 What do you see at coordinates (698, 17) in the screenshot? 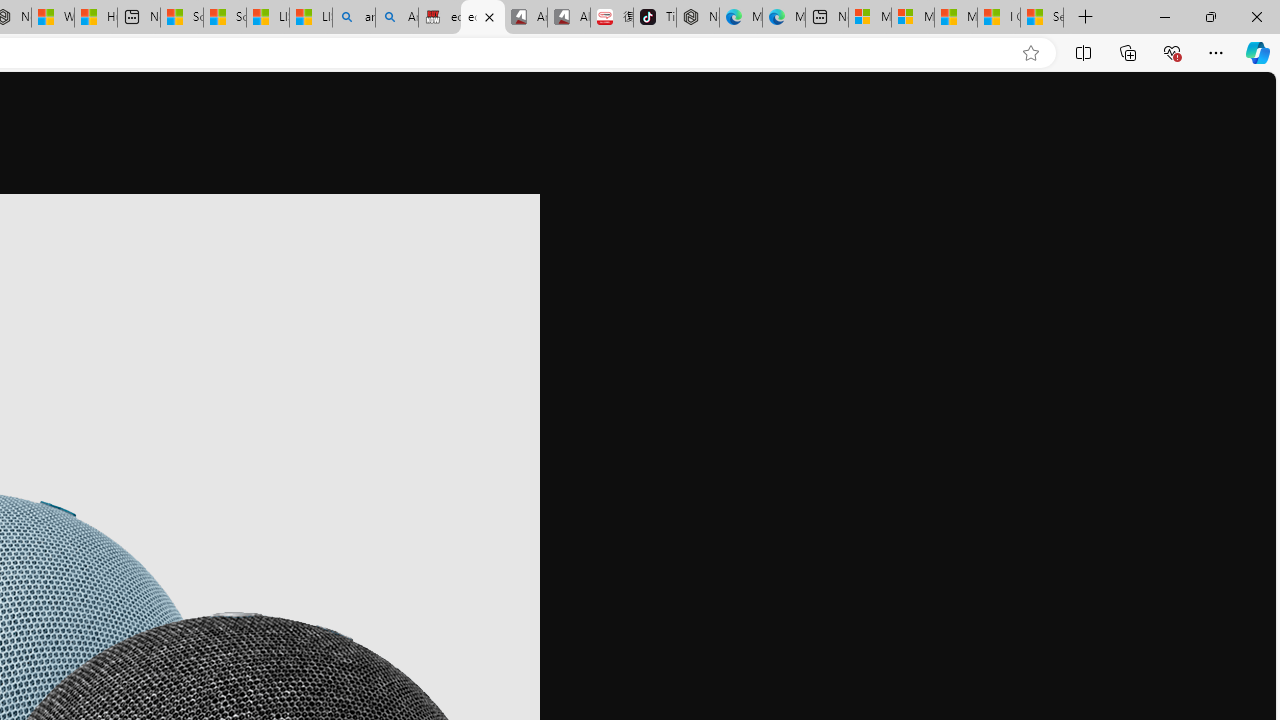
I see `'Nordace - Best Sellers'` at bounding box center [698, 17].